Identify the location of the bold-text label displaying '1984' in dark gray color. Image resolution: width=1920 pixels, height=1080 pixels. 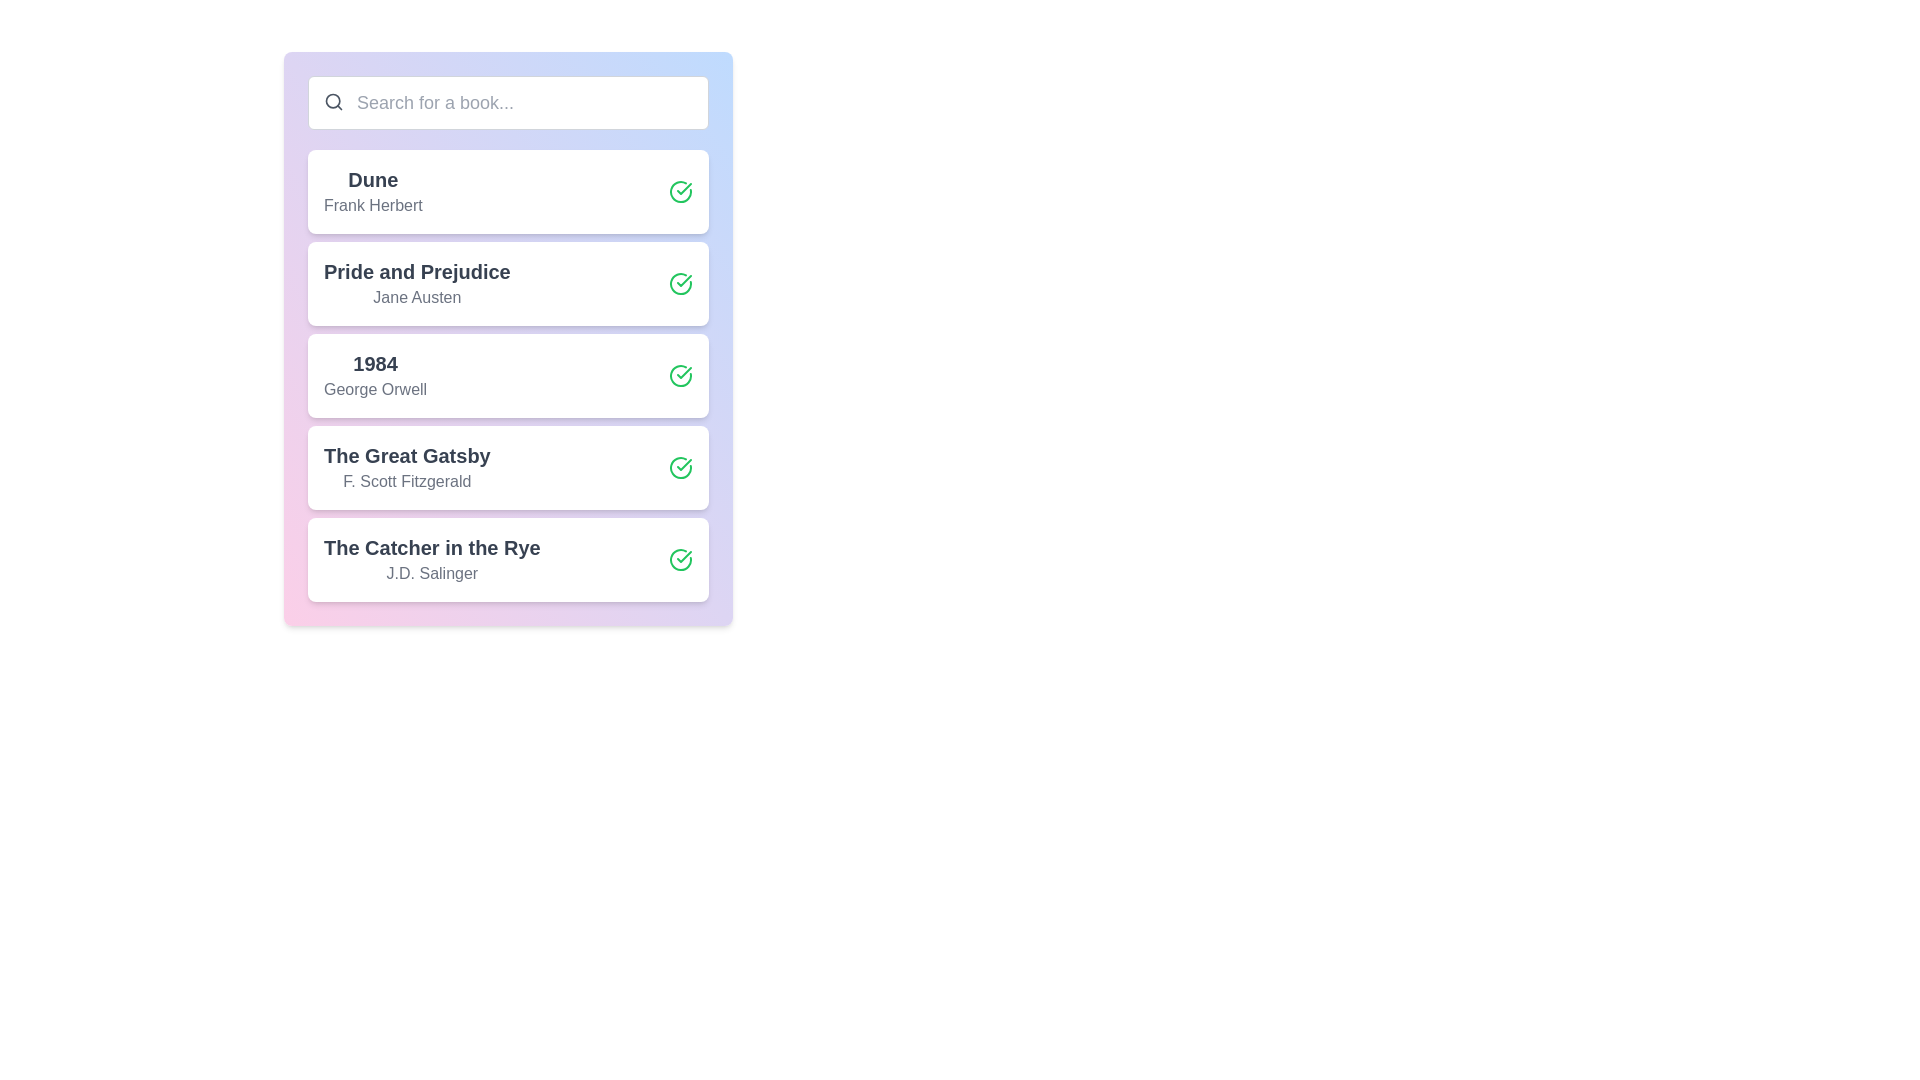
(375, 363).